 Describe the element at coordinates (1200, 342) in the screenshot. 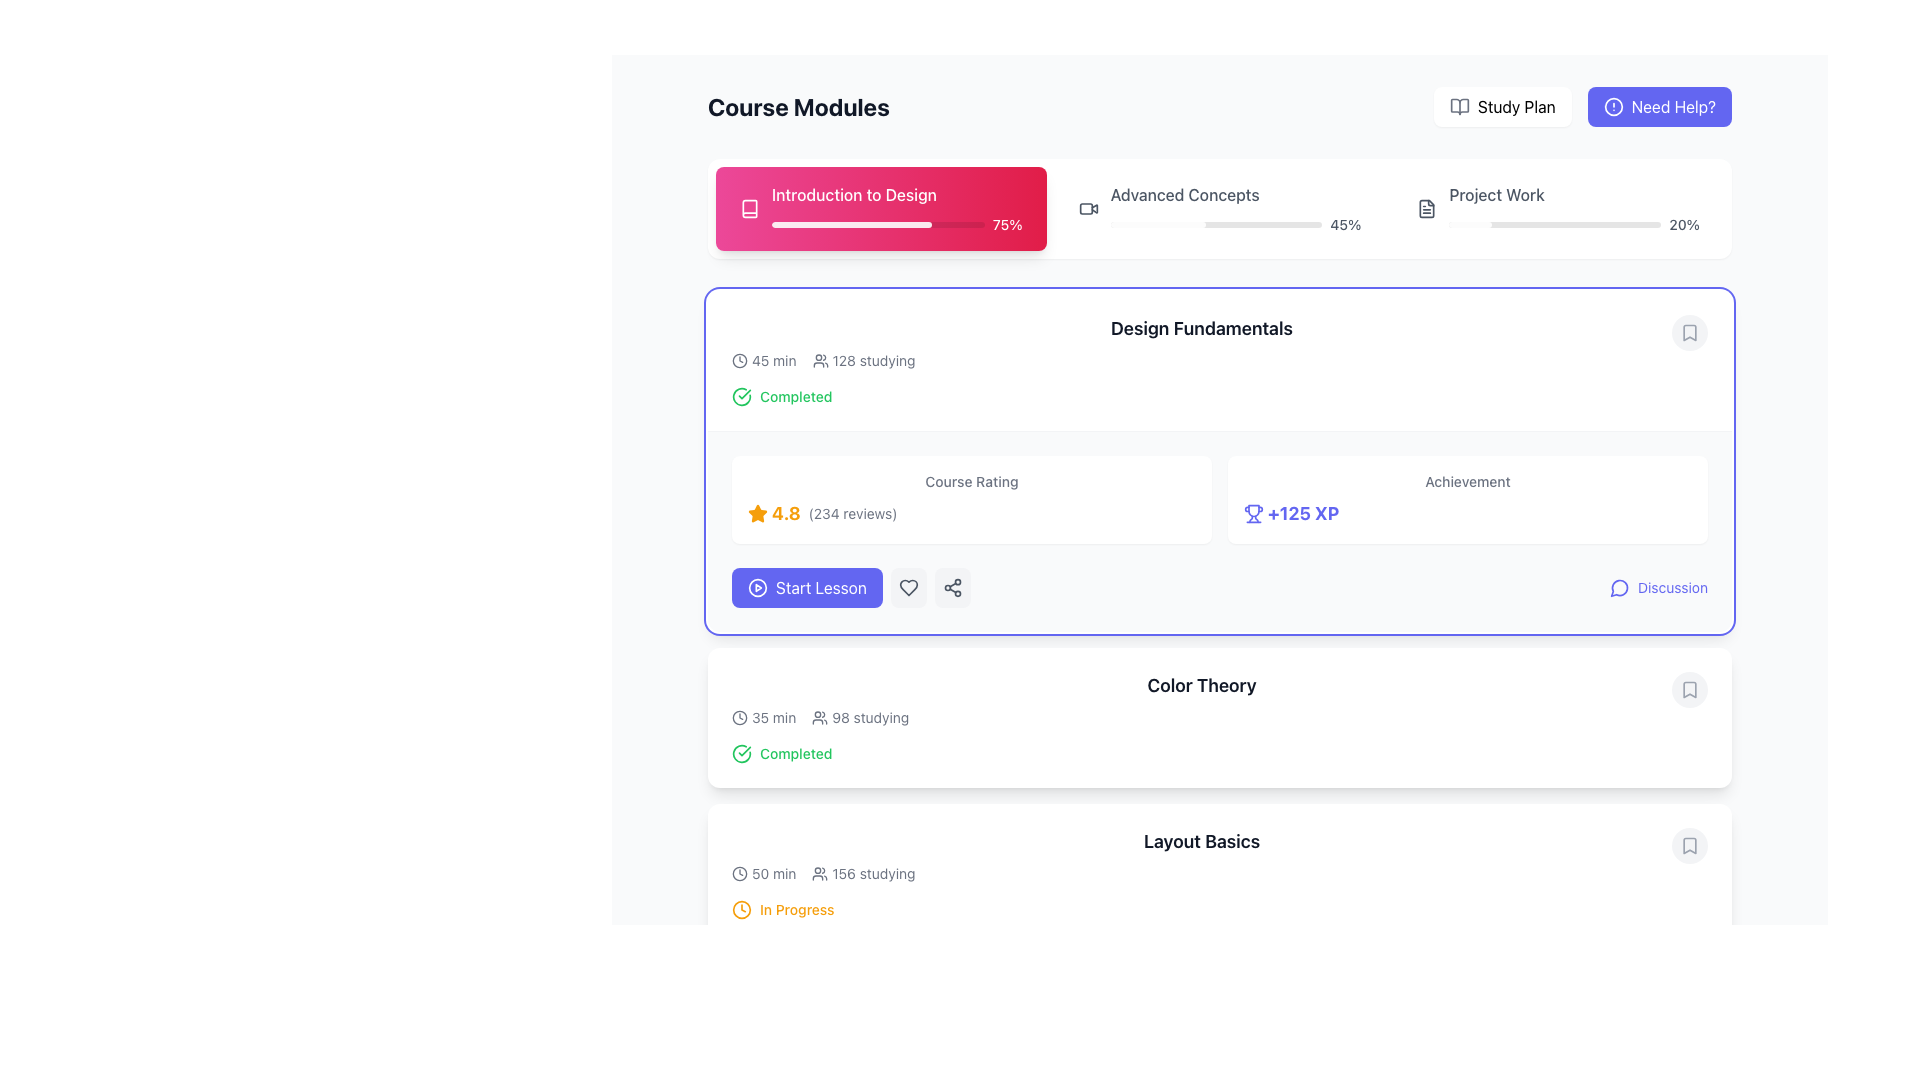

I see `the header element for the course module, which provides the course's name and pertinent information` at that location.